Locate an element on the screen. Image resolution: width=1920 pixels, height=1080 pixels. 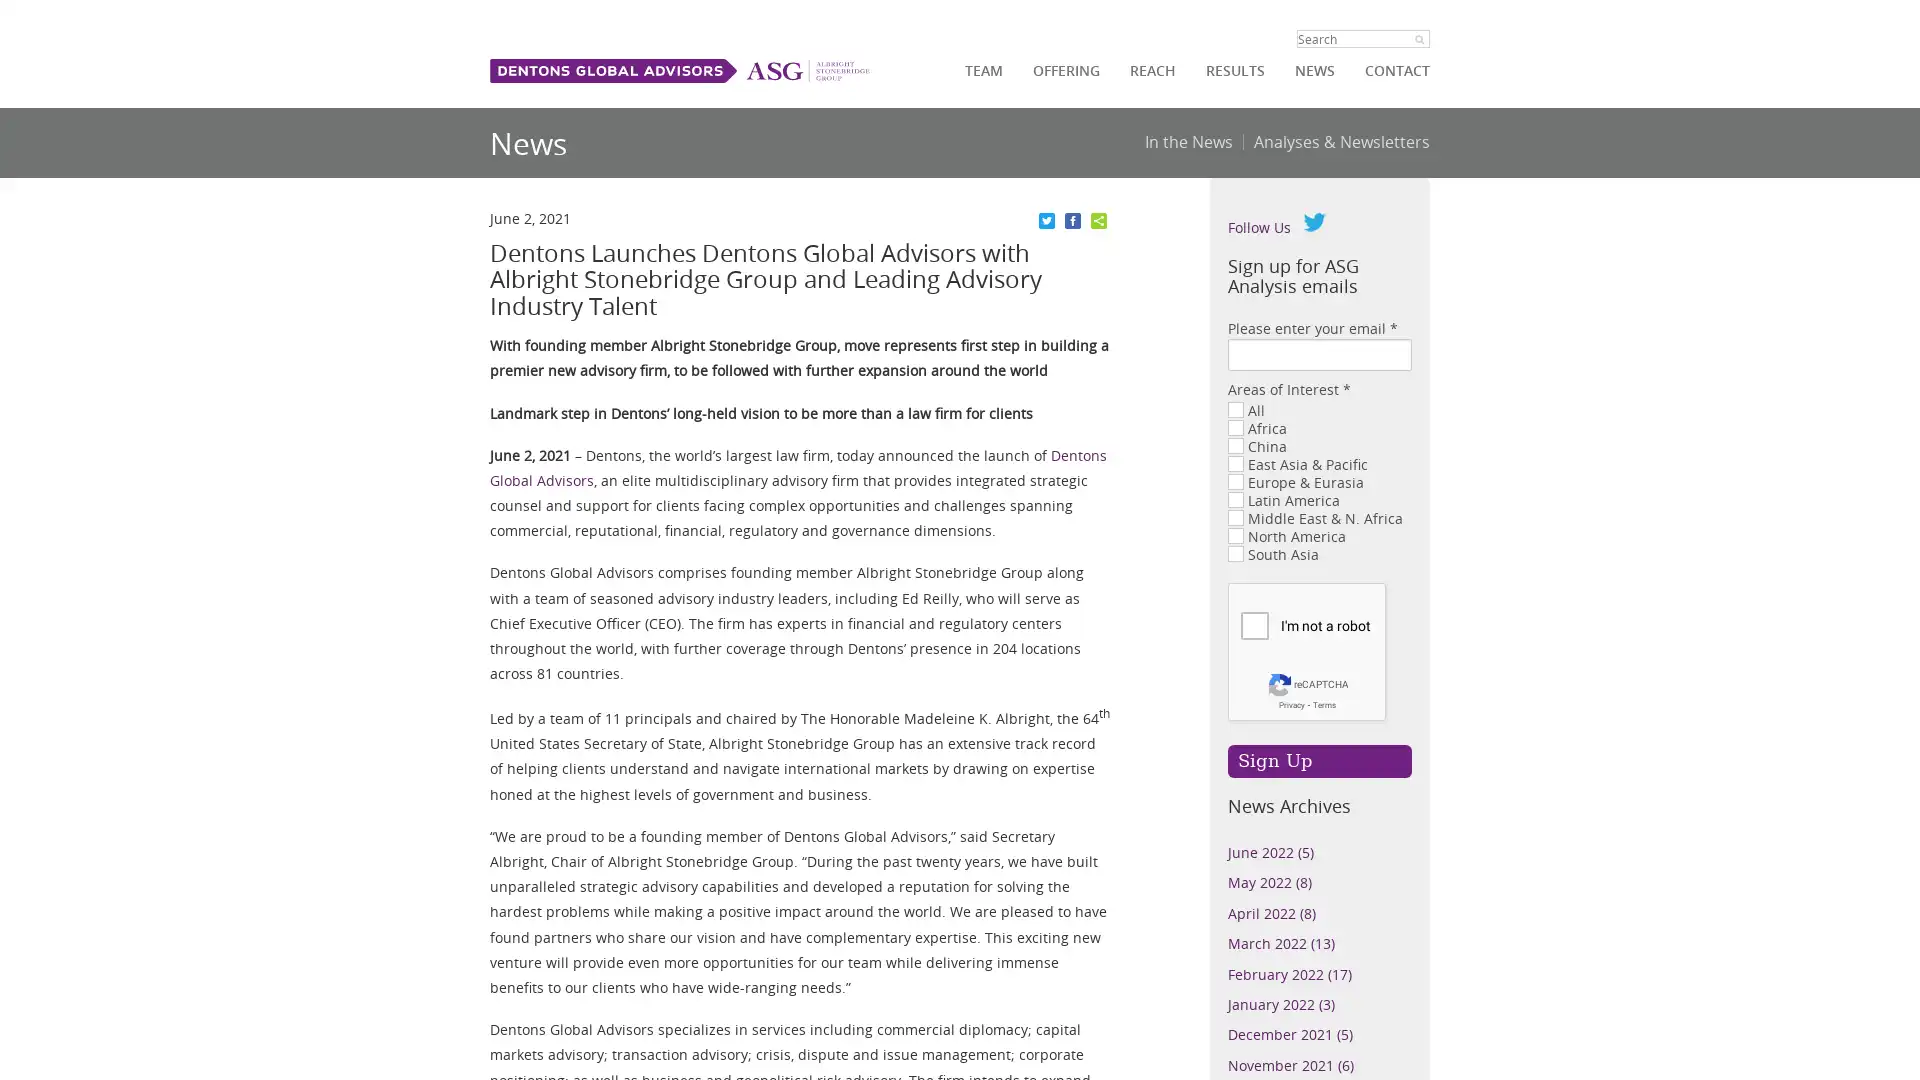
Sign Up is located at coordinates (1320, 760).